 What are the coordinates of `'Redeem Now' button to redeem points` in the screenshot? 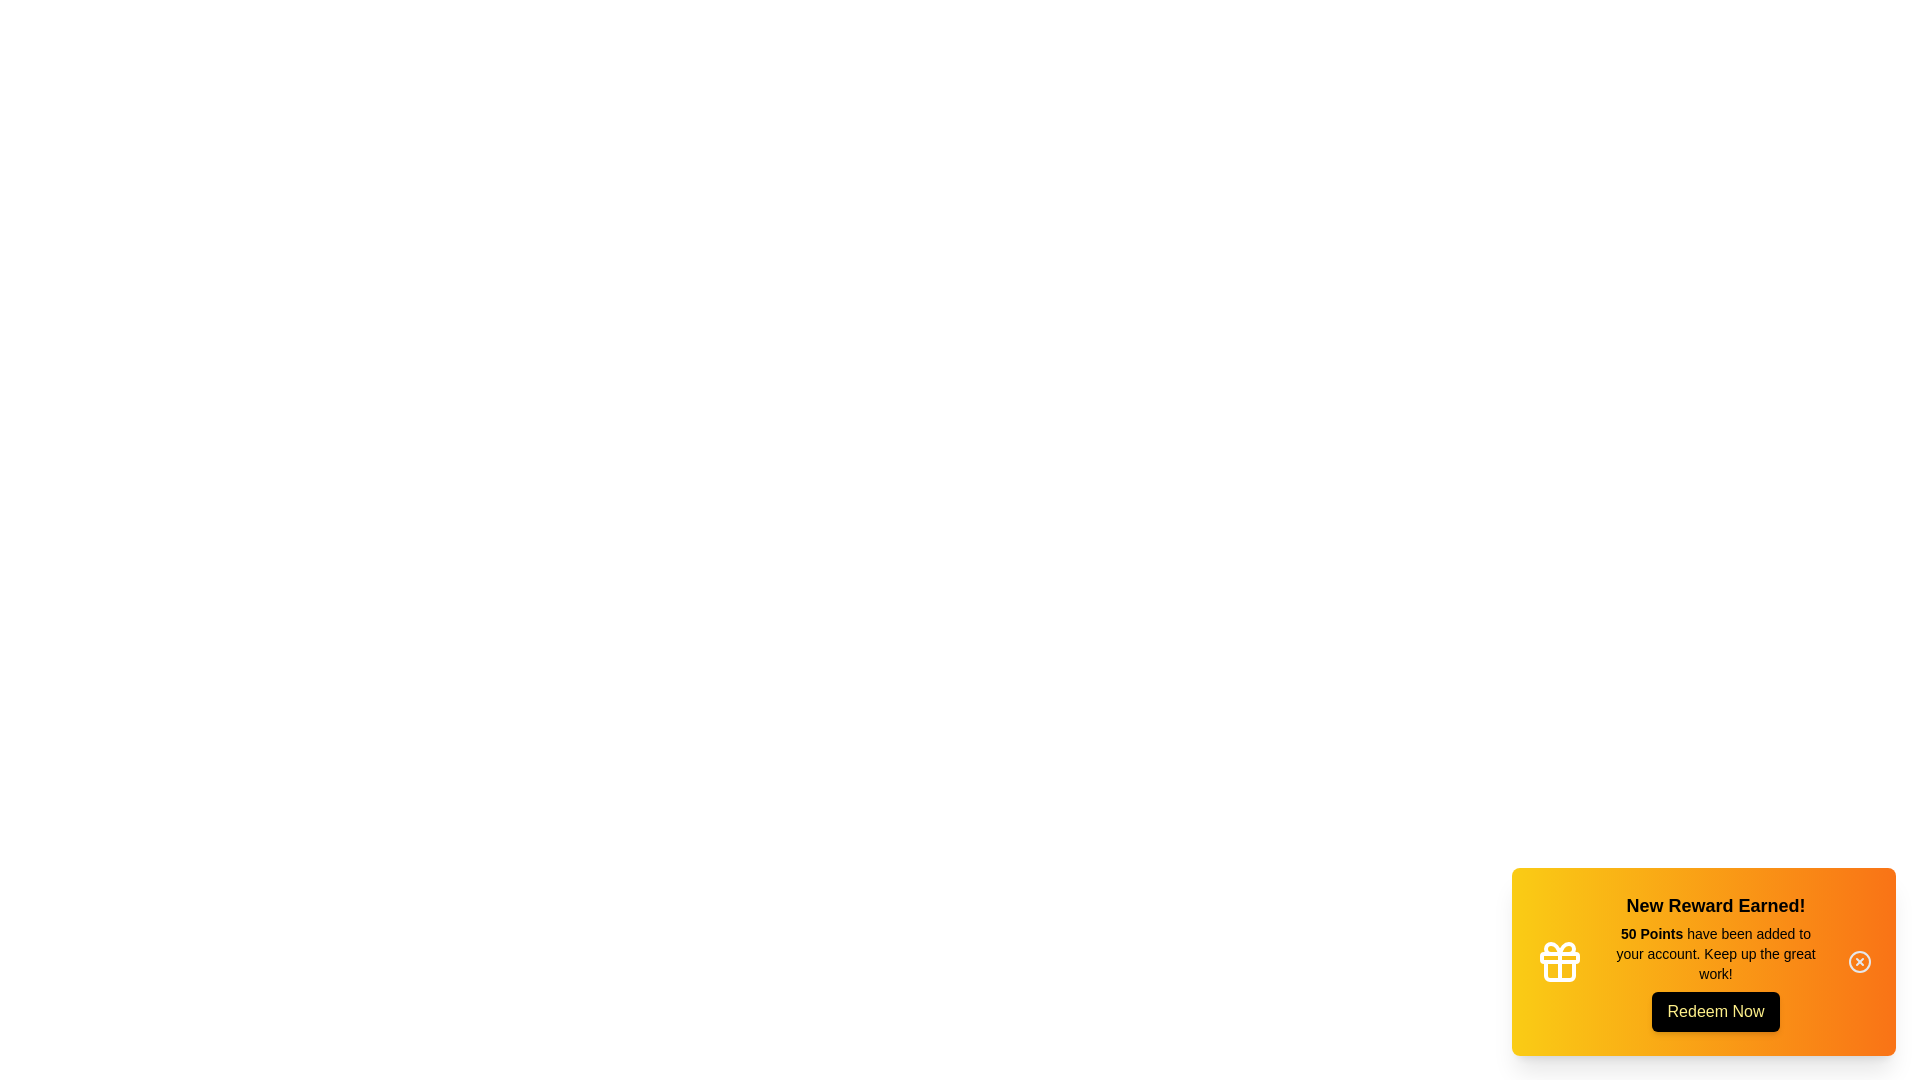 It's located at (1715, 1011).